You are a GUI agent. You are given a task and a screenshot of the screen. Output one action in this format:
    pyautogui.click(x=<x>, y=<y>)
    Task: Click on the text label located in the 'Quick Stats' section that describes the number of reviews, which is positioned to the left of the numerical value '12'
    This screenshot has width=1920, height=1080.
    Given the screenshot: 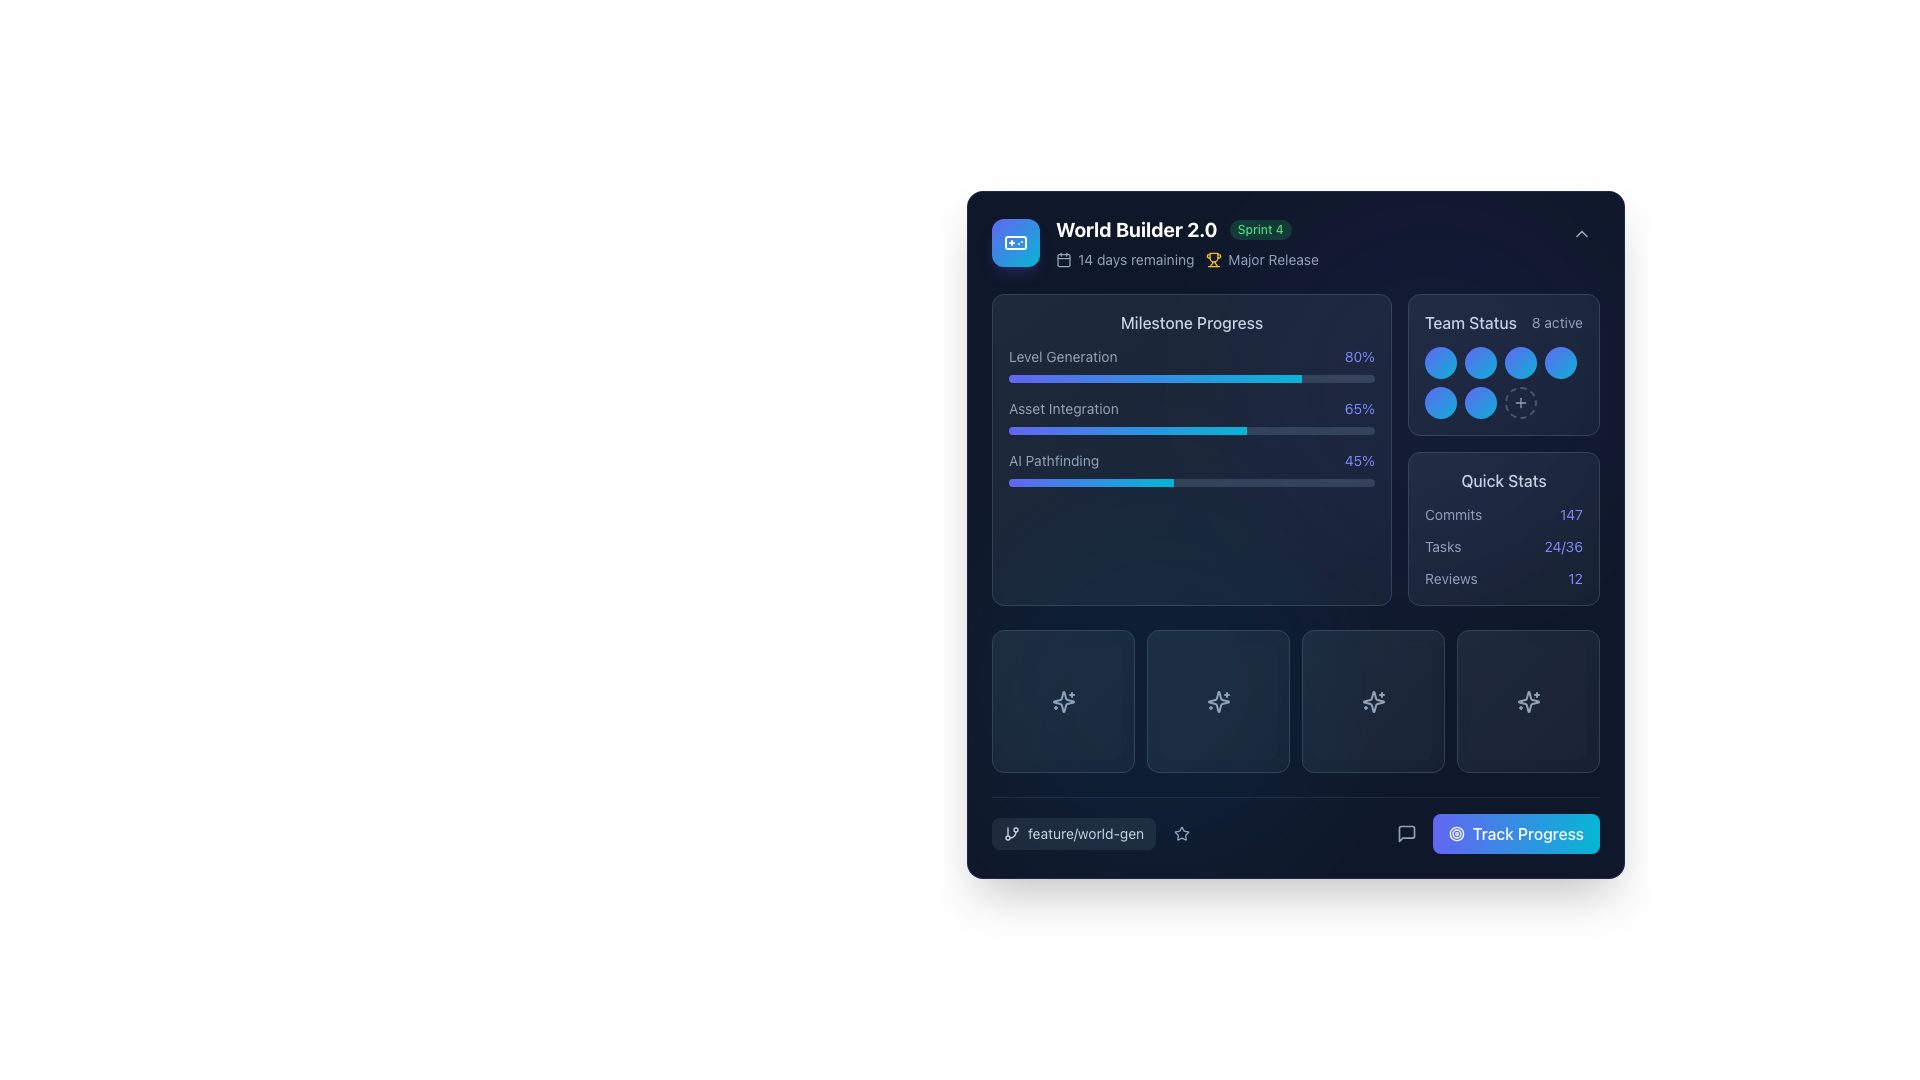 What is the action you would take?
    pyautogui.click(x=1451, y=578)
    